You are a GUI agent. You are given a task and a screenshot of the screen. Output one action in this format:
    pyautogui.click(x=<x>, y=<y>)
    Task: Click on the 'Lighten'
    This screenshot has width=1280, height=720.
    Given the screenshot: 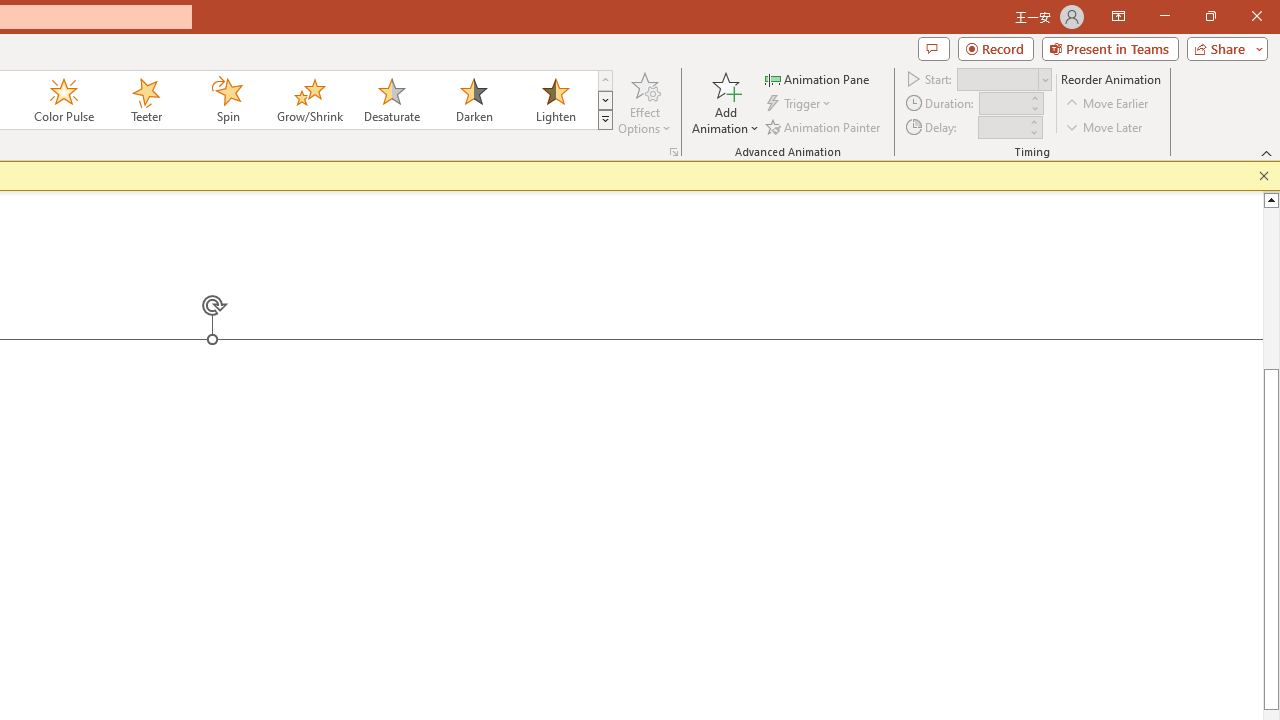 What is the action you would take?
    pyautogui.click(x=555, y=100)
    